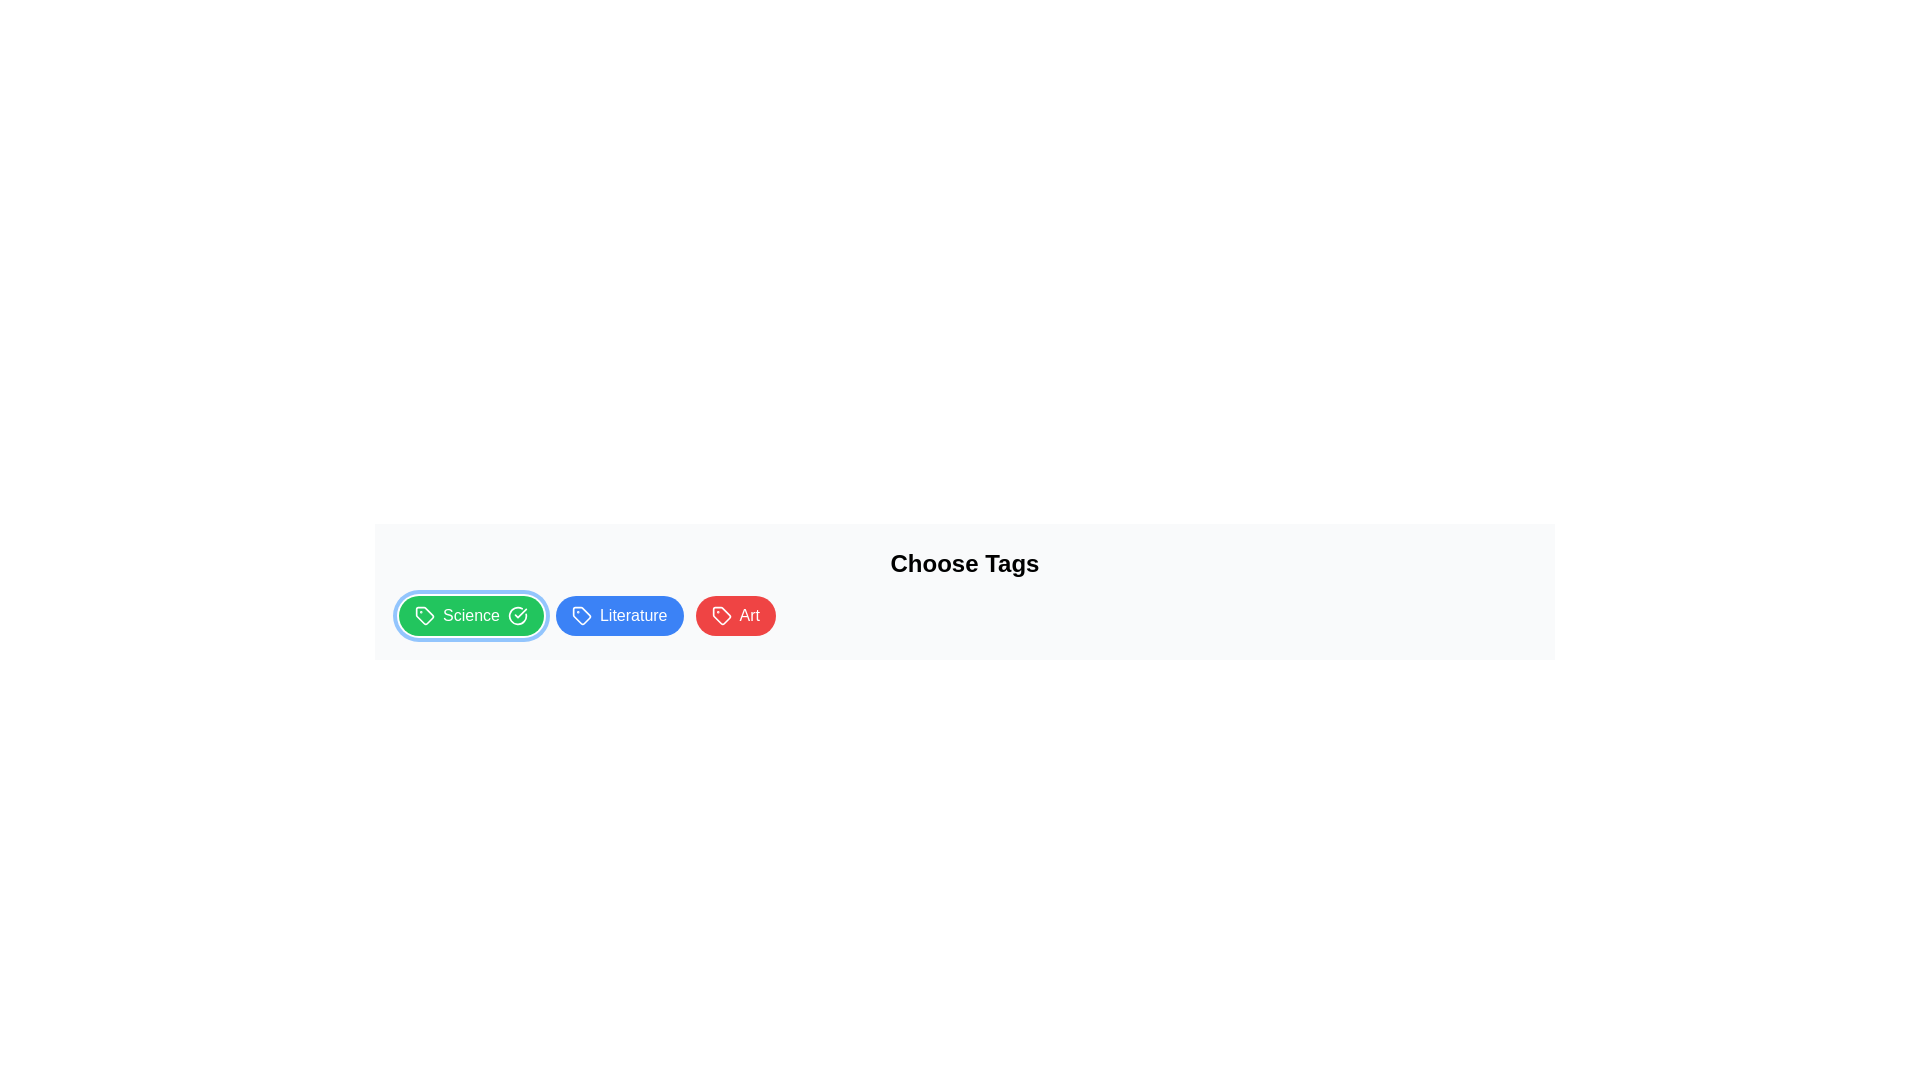 Image resolution: width=1920 pixels, height=1080 pixels. I want to click on the tag Literature by clicking on it, so click(618, 615).